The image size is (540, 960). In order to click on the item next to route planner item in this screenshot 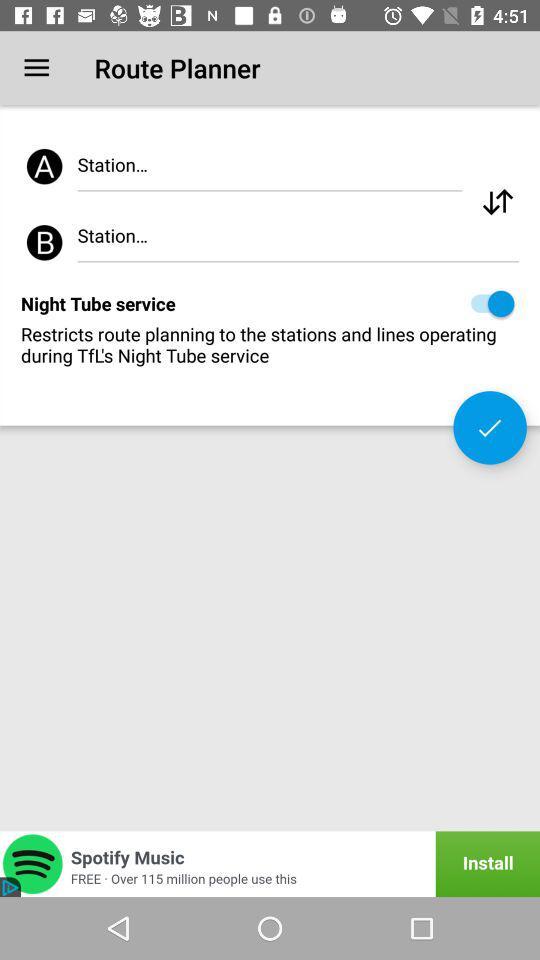, I will do `click(36, 68)`.